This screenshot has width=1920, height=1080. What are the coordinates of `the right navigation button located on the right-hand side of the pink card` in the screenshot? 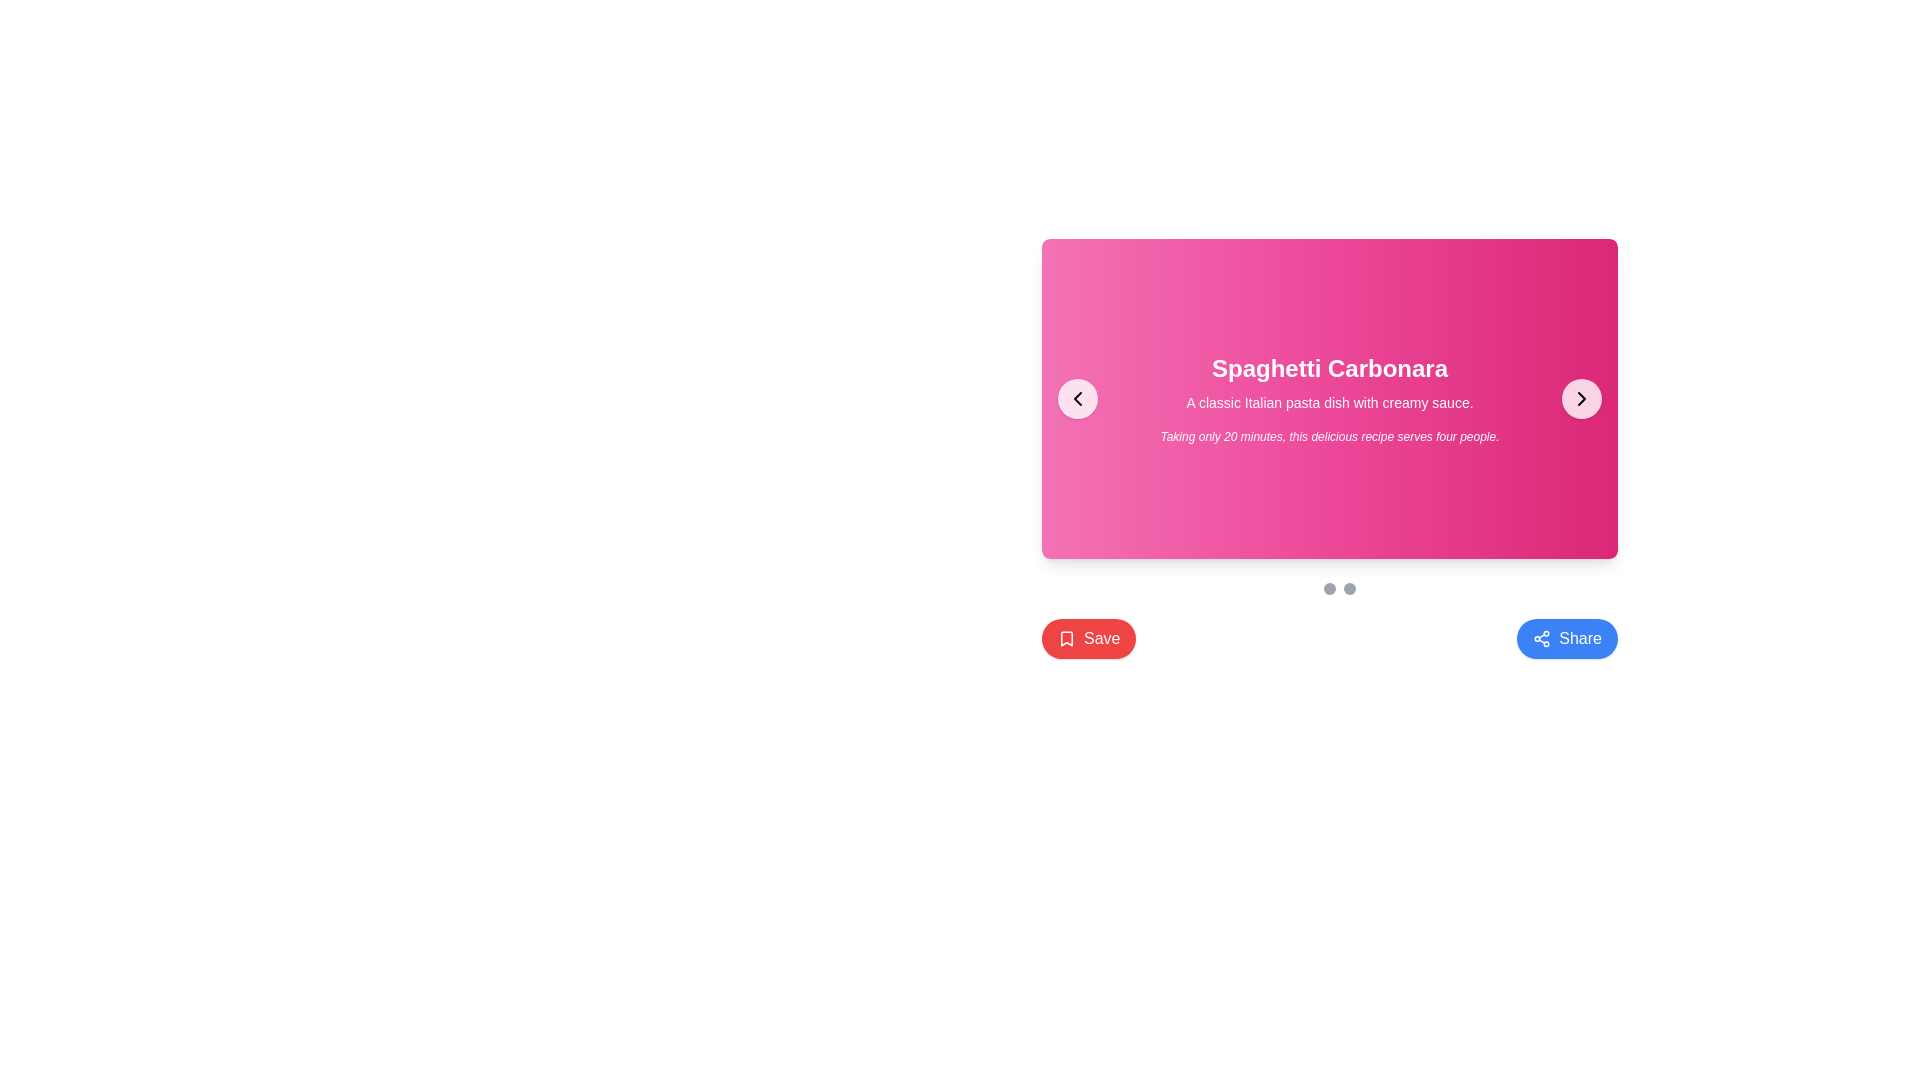 It's located at (1581, 398).